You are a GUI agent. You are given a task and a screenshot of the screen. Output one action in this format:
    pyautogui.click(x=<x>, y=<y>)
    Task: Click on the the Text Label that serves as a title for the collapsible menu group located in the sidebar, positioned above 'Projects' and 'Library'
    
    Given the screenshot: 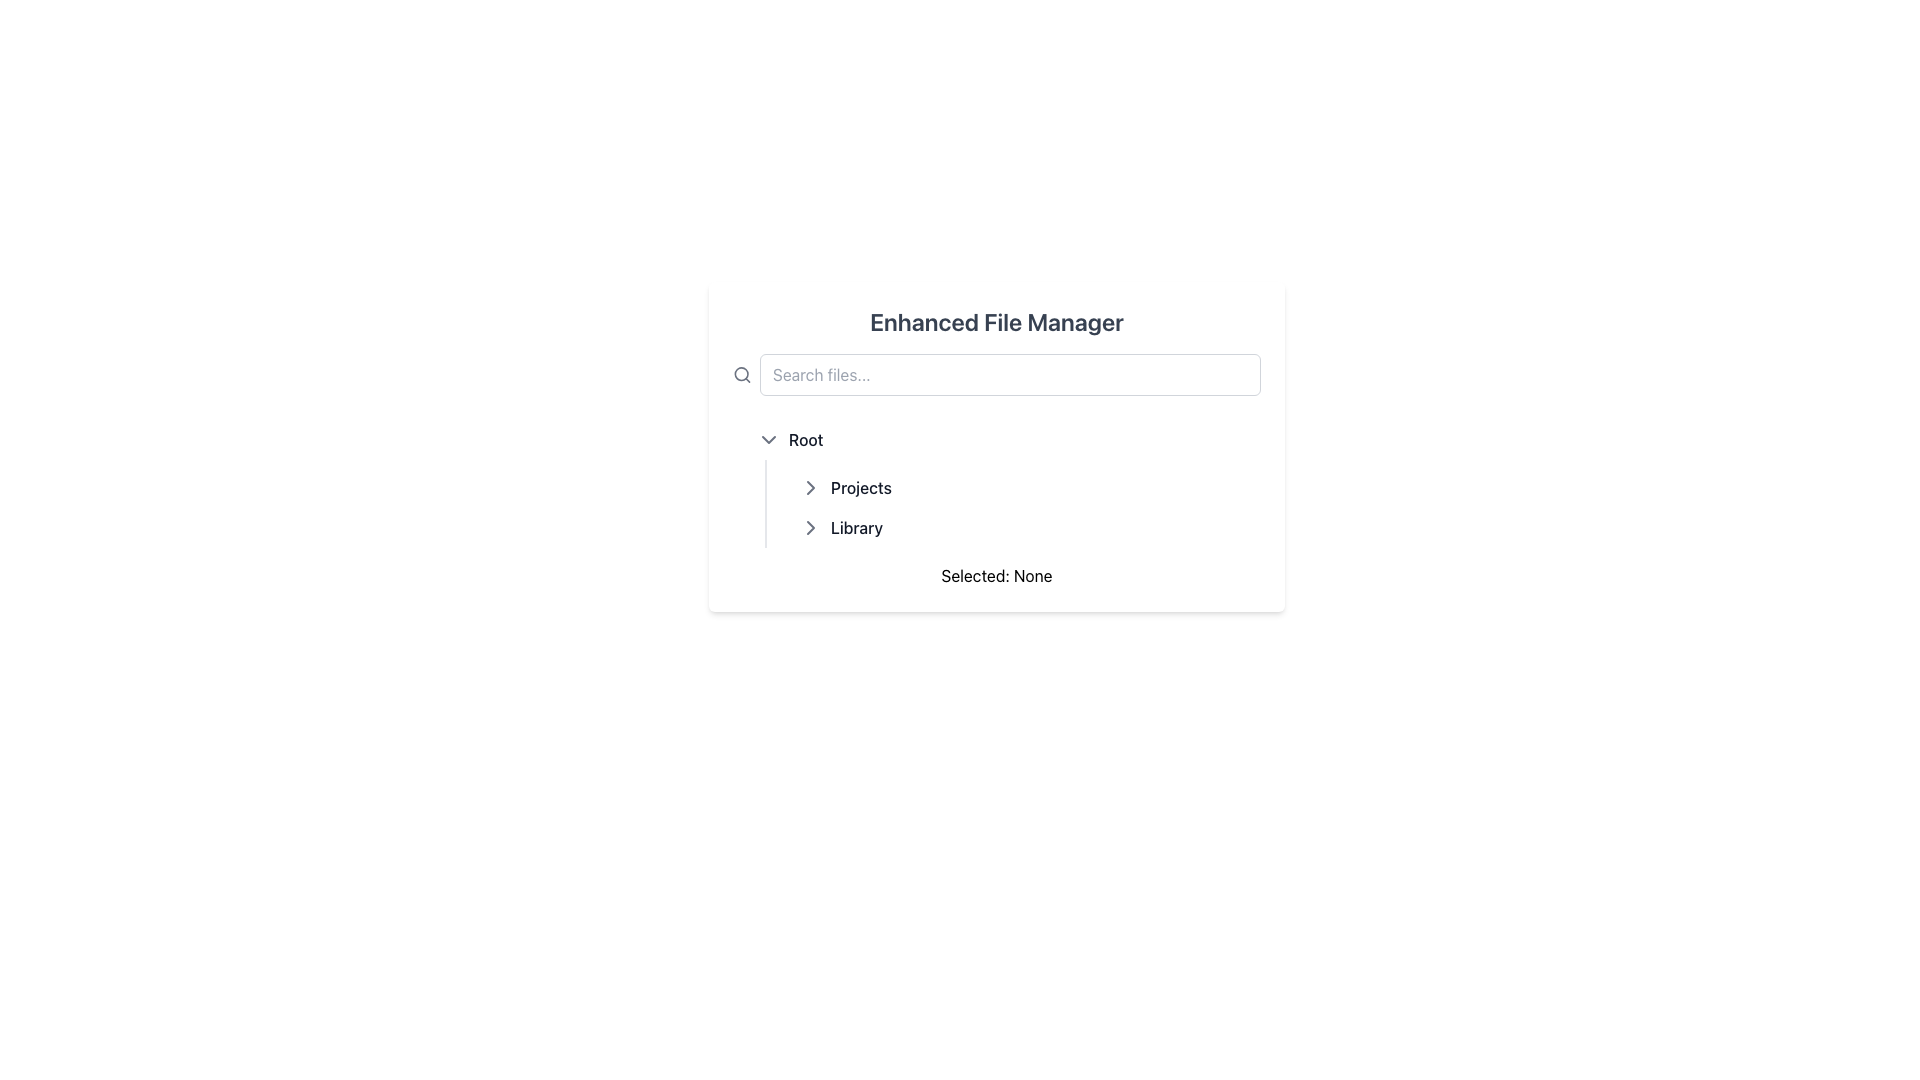 What is the action you would take?
    pyautogui.click(x=806, y=438)
    